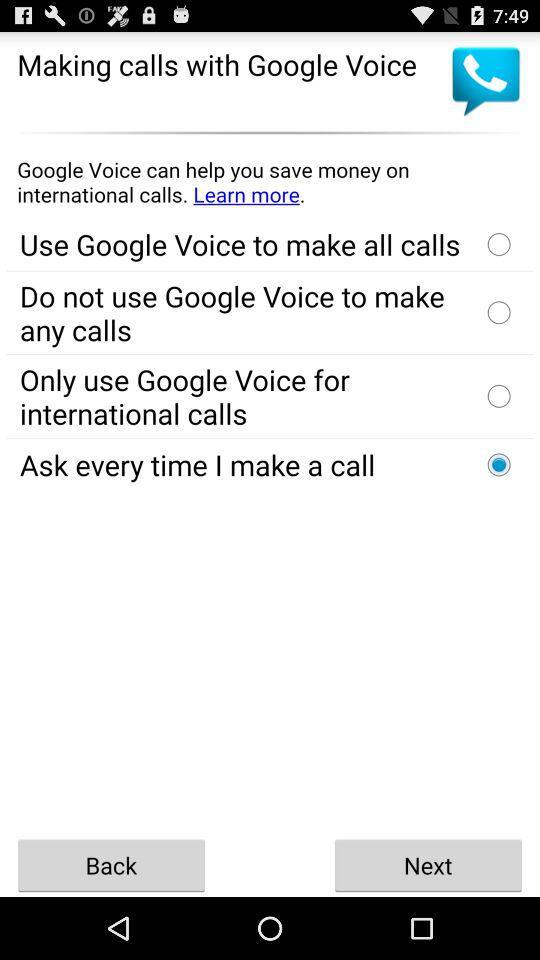 The height and width of the screenshot is (960, 540). What do you see at coordinates (270, 182) in the screenshot?
I see `learn more` at bounding box center [270, 182].